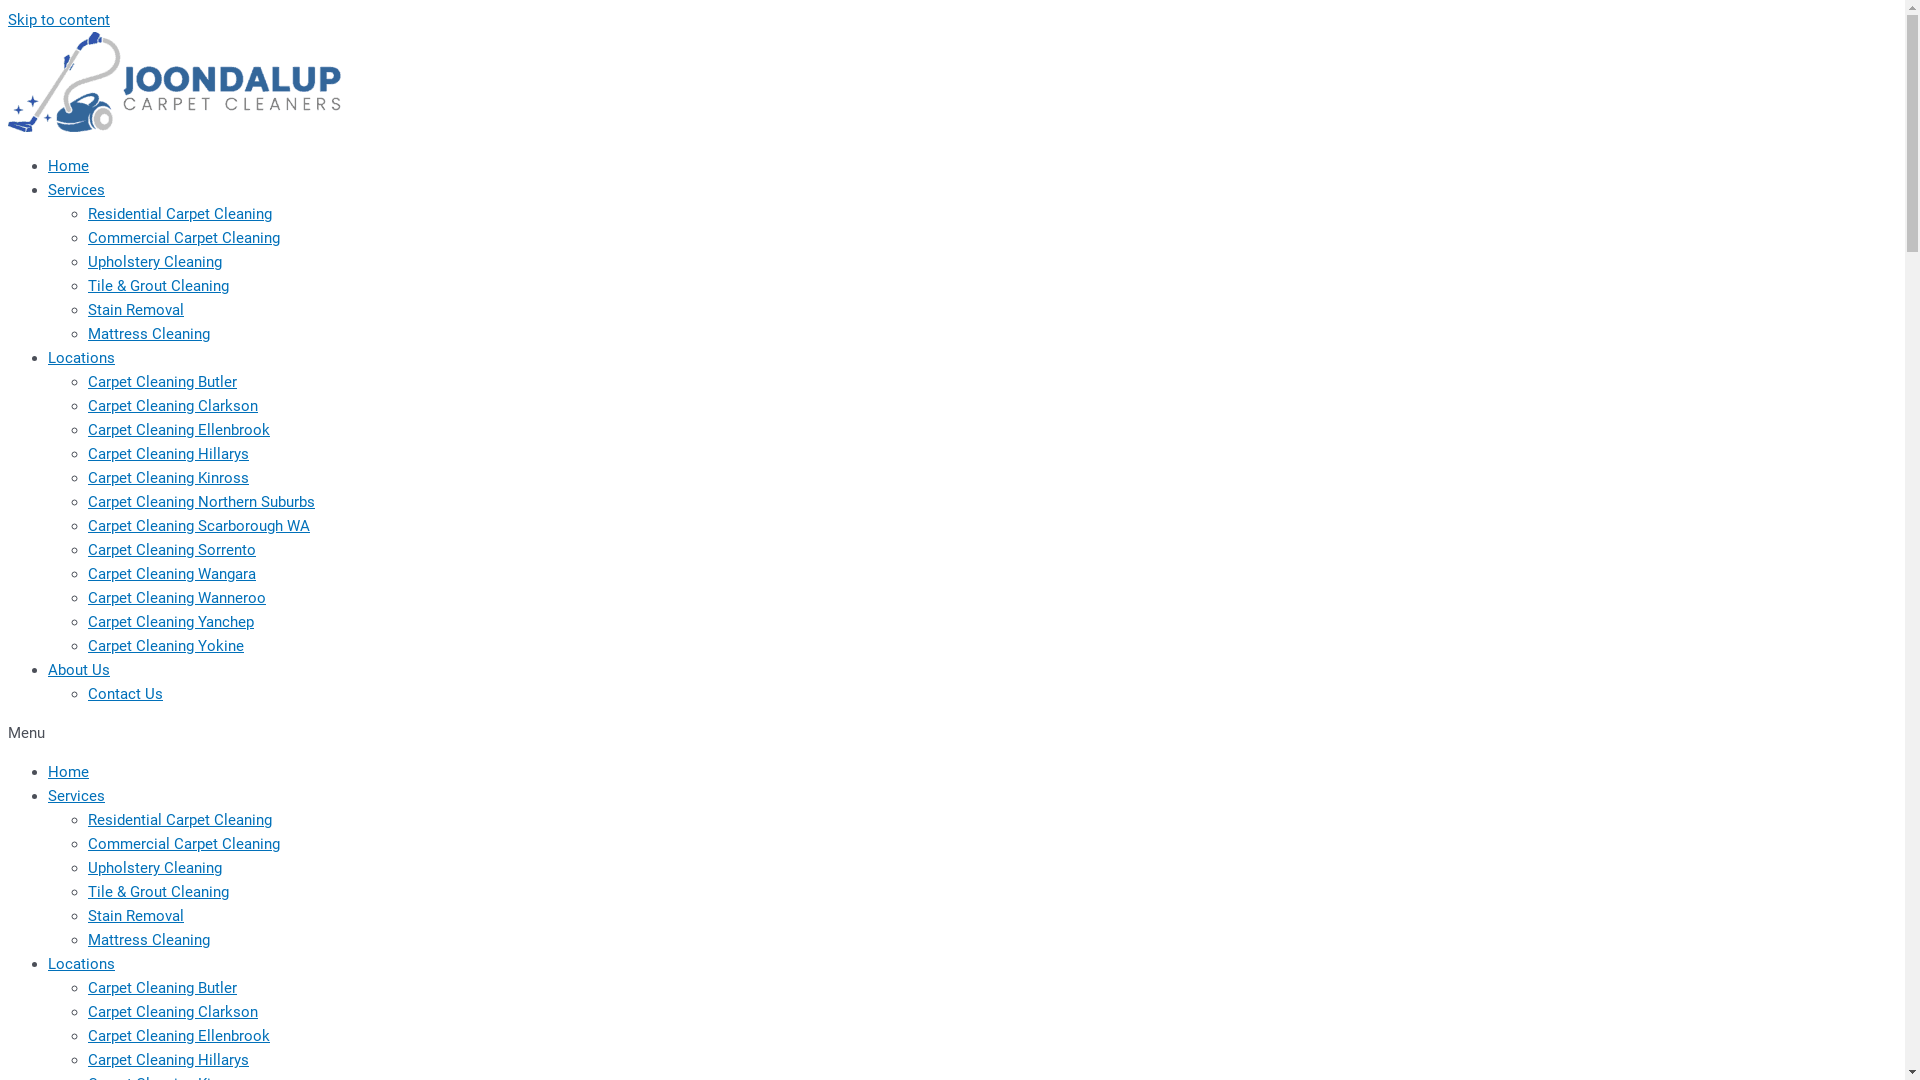  Describe the element at coordinates (76, 794) in the screenshot. I see `'Services'` at that location.